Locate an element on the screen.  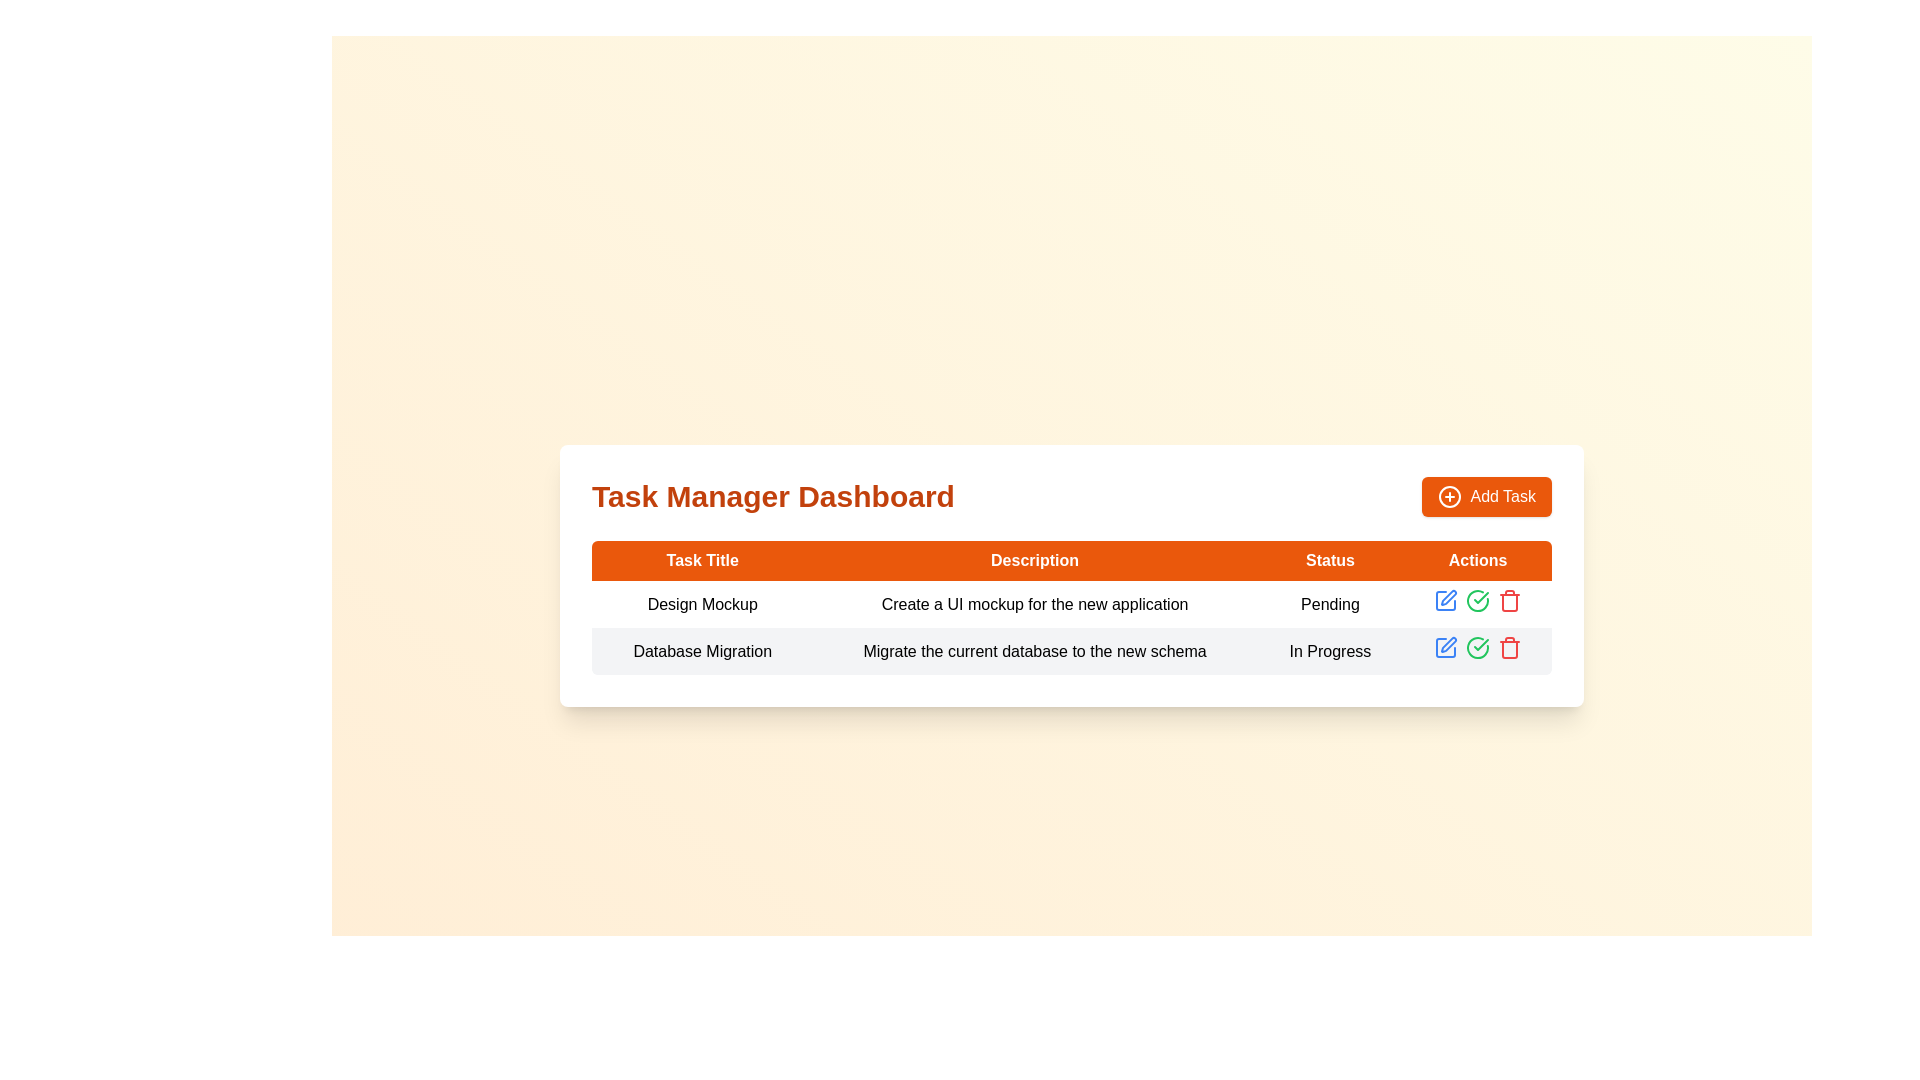
the Table Header Cell that serves as the heading for the 'Actions' column in the table, located in the top-right section of the table header is located at coordinates (1478, 560).